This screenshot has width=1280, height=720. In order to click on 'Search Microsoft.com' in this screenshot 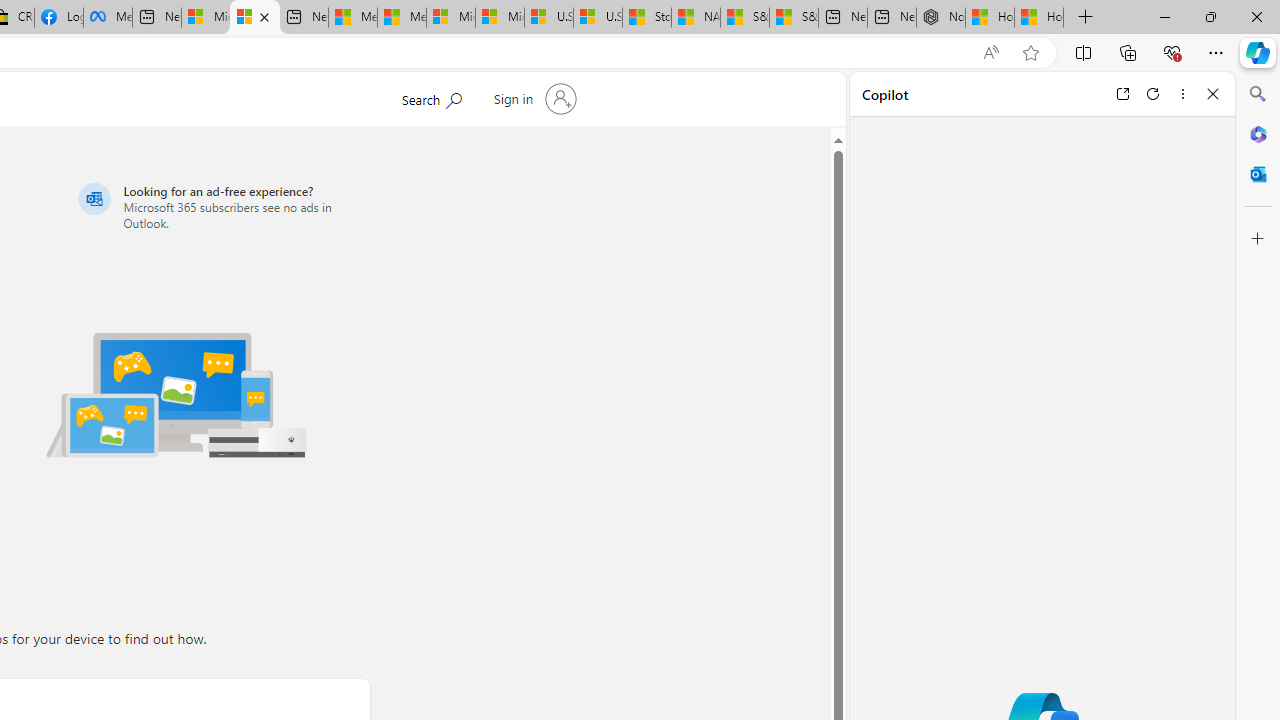, I will do `click(430, 97)`.